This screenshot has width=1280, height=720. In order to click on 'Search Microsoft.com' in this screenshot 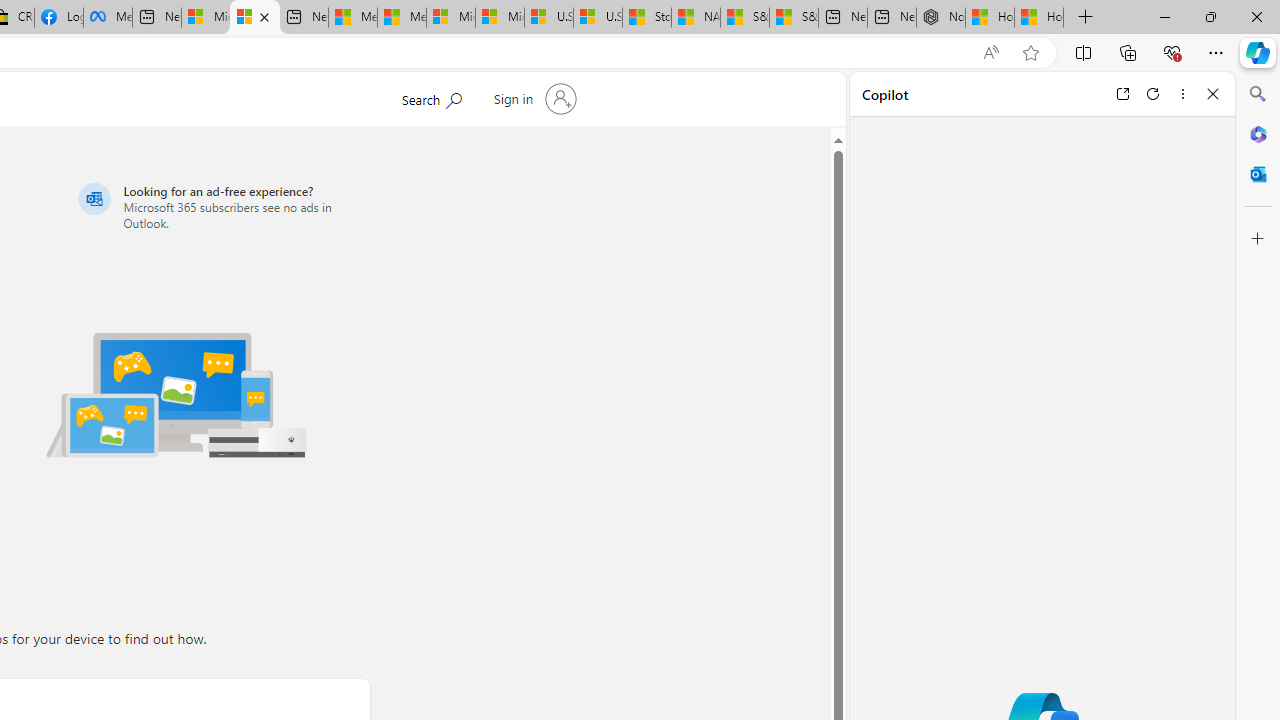, I will do `click(430, 97)`.